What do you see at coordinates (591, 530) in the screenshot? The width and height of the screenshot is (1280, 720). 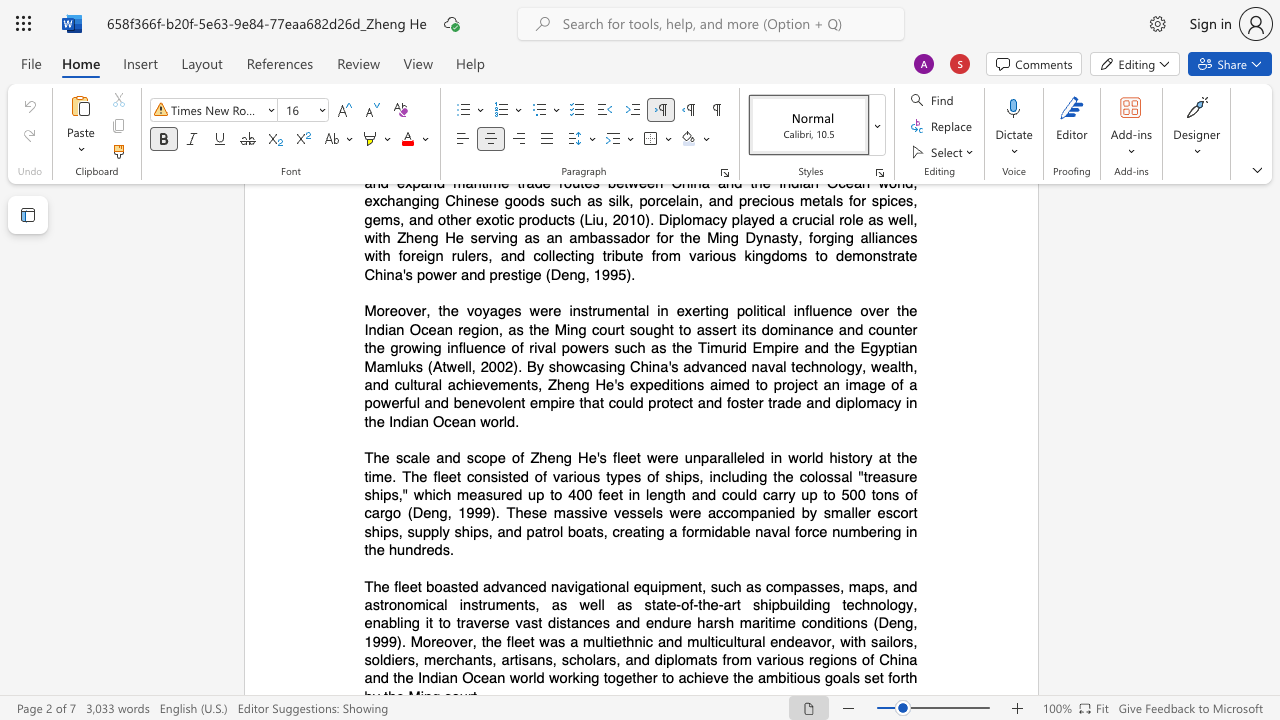 I see `the subset text "ts, creating a f" within the text "of ships, including the colossal"` at bounding box center [591, 530].